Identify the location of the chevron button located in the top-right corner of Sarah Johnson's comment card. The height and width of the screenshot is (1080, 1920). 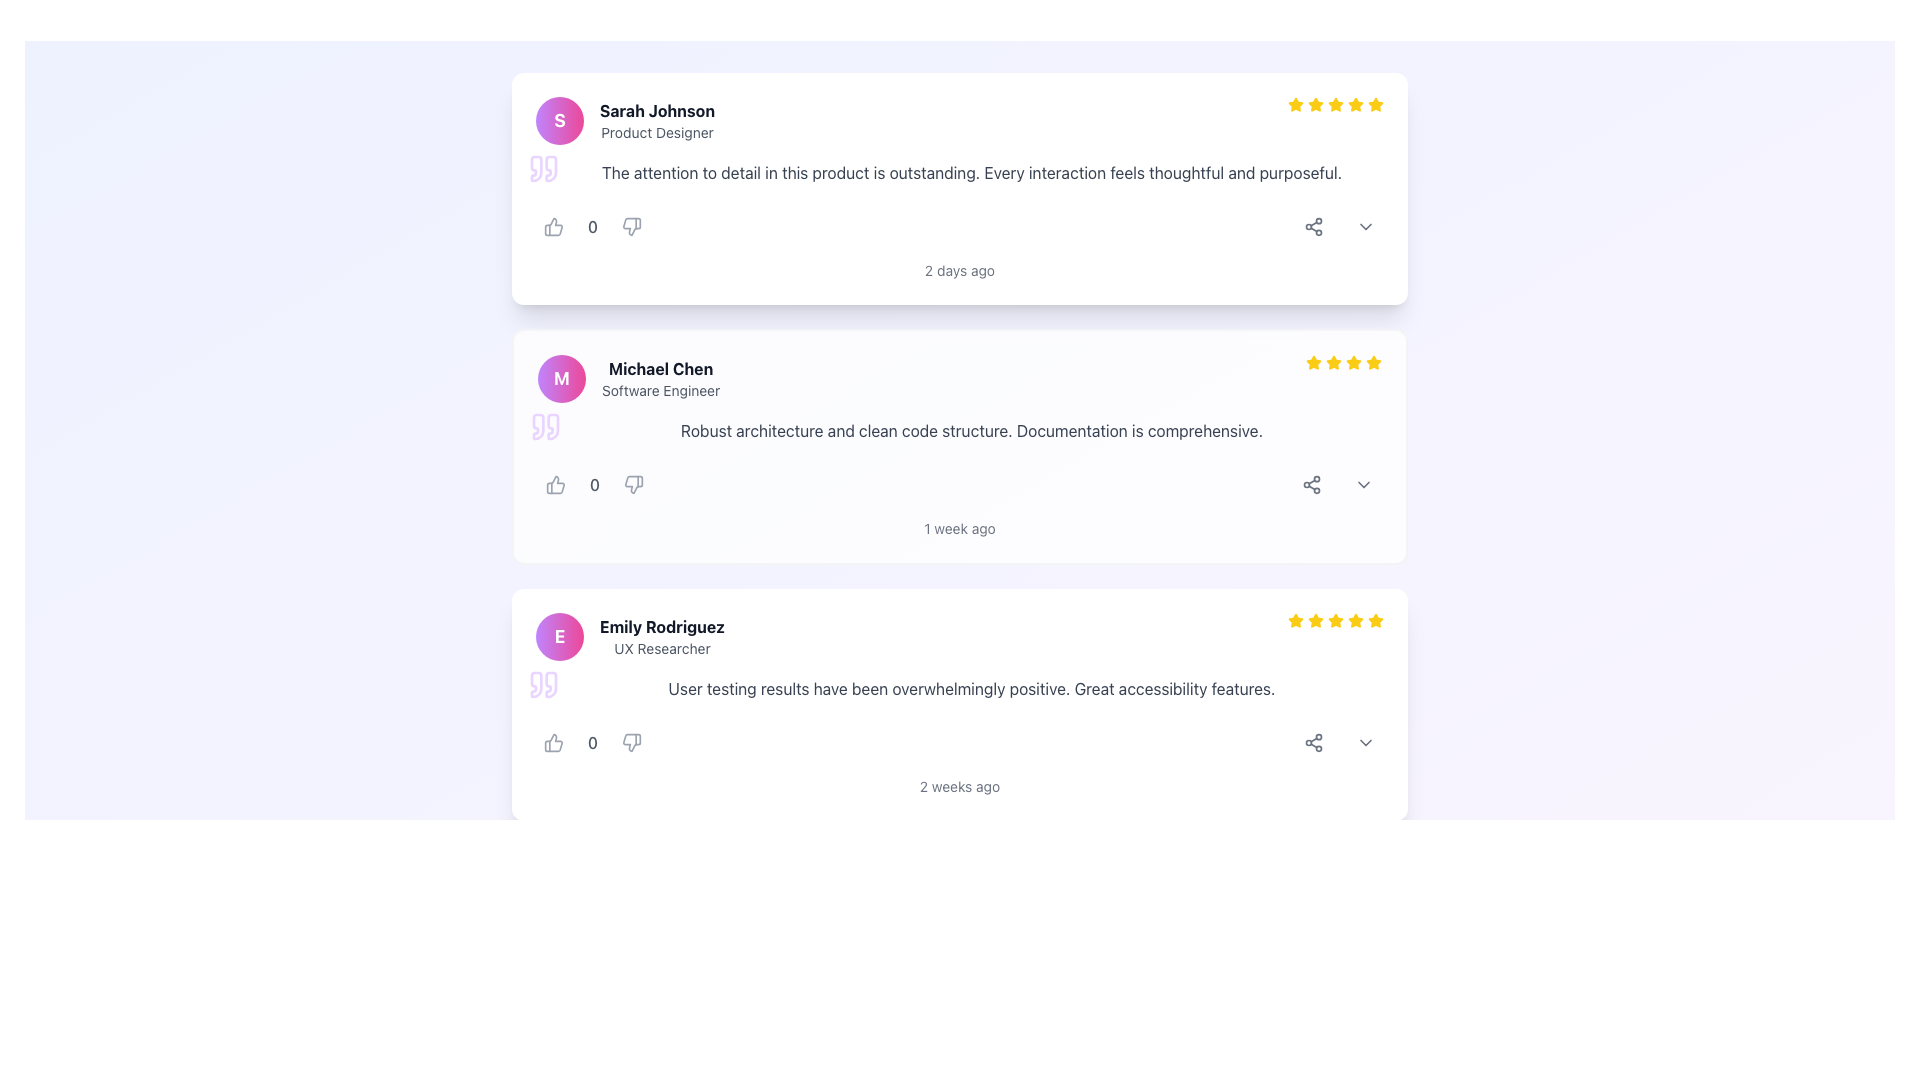
(1365, 226).